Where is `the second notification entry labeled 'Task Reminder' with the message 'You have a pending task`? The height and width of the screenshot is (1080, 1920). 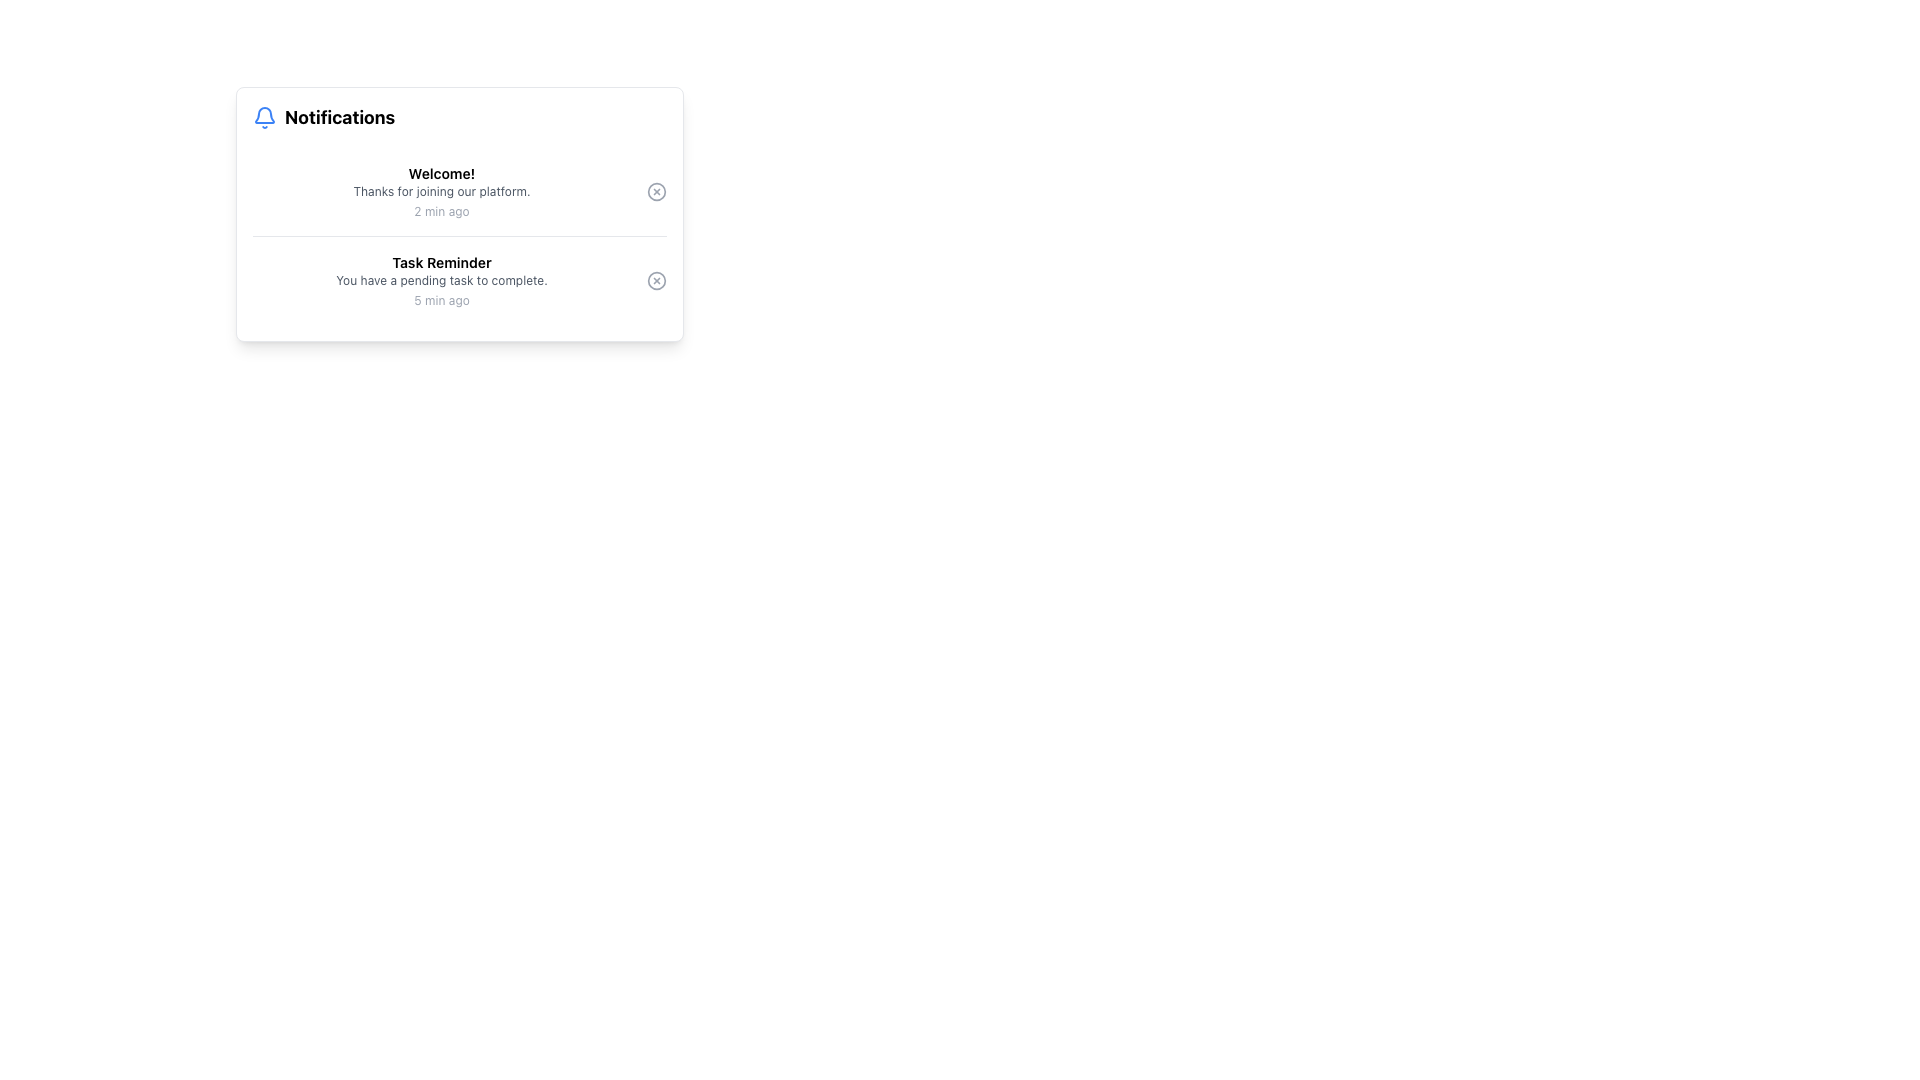
the second notification entry labeled 'Task Reminder' with the message 'You have a pending task is located at coordinates (459, 280).